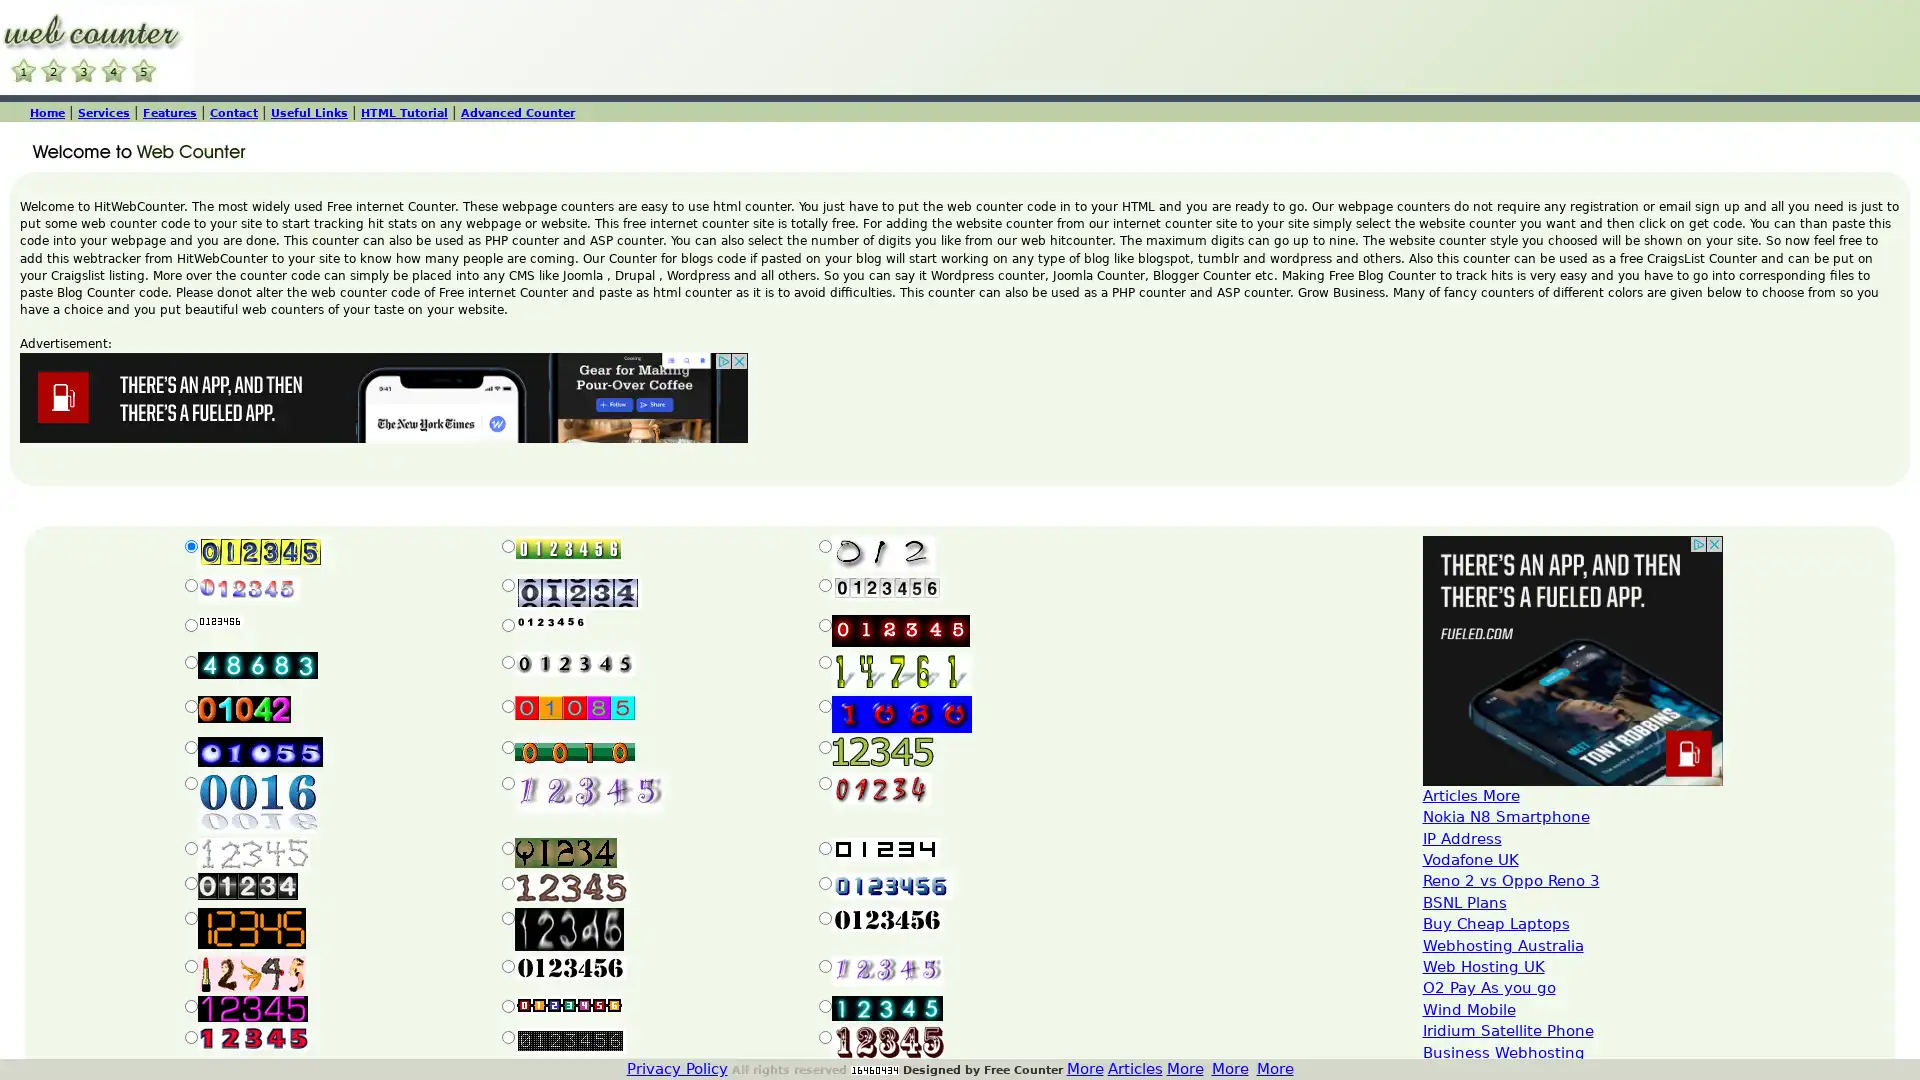 This screenshot has height=1080, width=1920. What do you see at coordinates (257, 801) in the screenshot?
I see `Submit` at bounding box center [257, 801].